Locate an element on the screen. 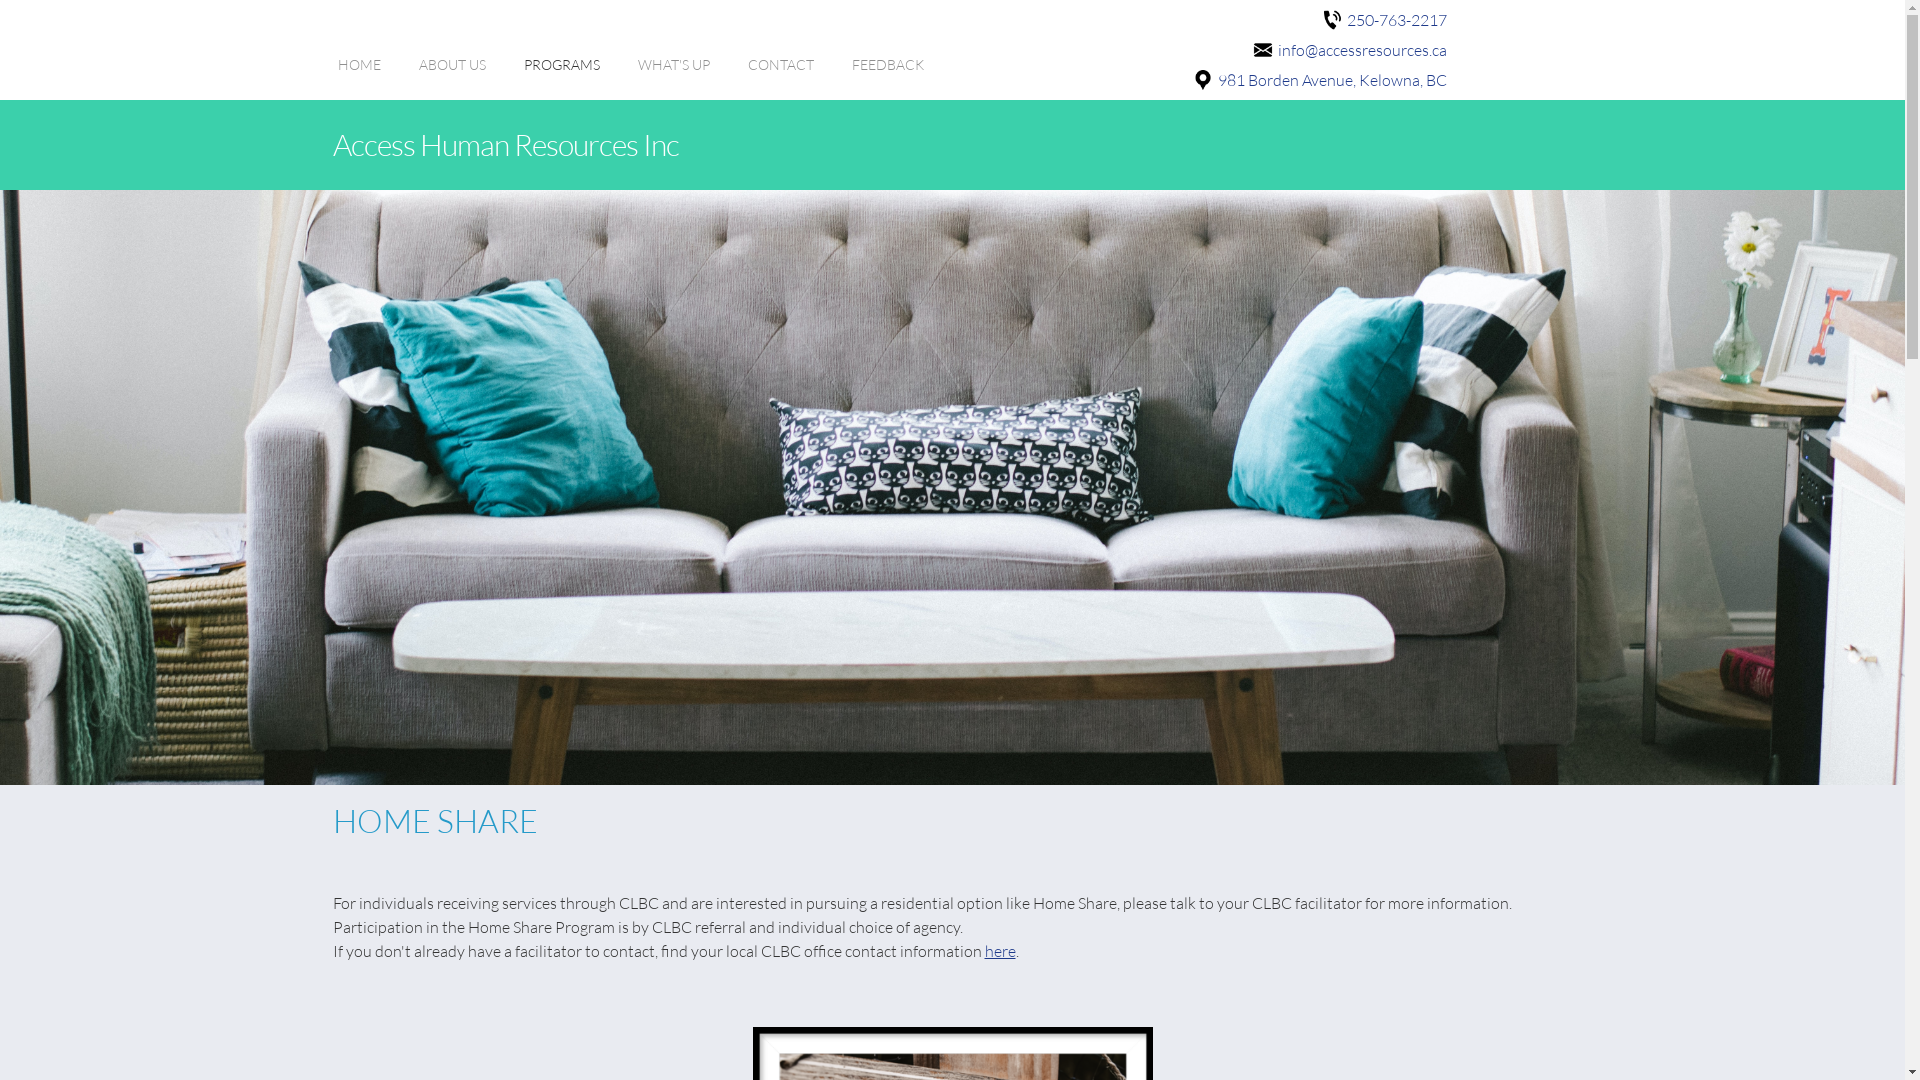  'CONTACT' is located at coordinates (780, 73).